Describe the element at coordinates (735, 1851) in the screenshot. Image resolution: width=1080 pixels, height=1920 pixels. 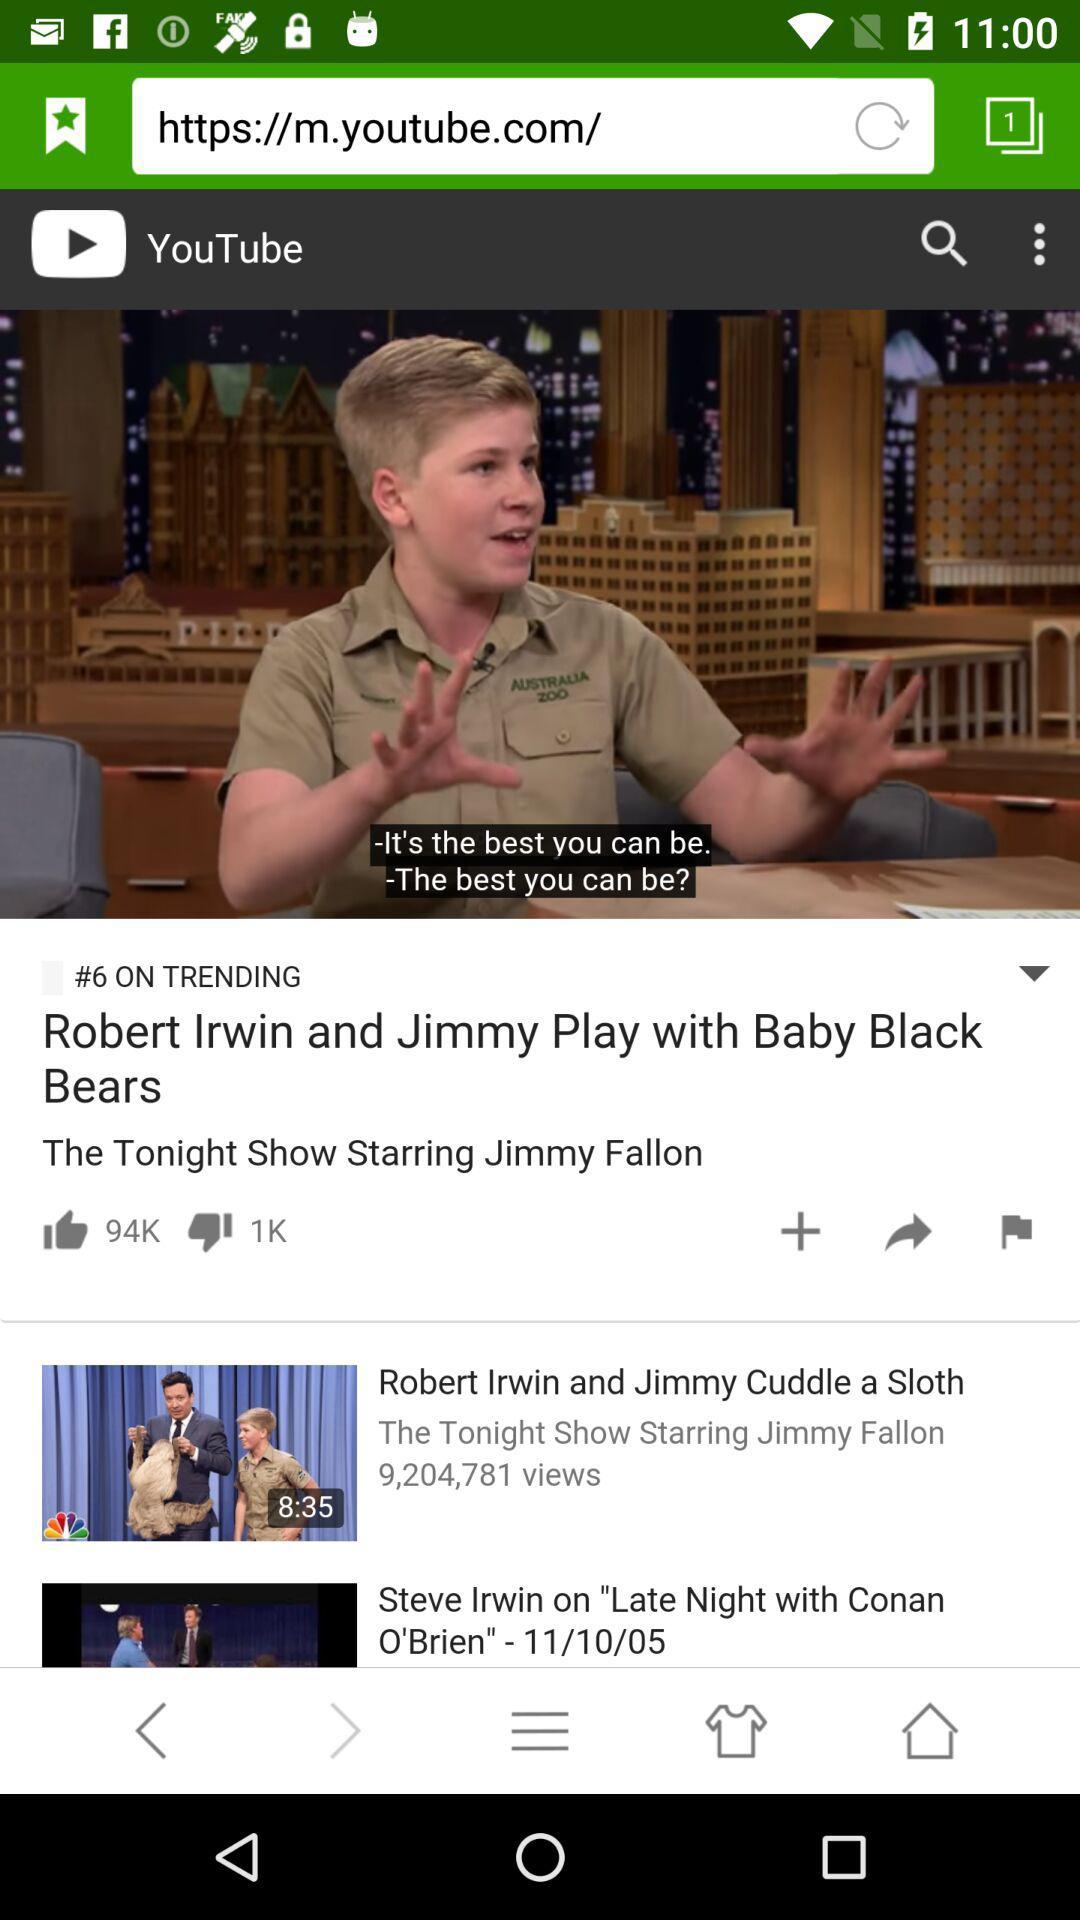
I see `the group icon` at that location.